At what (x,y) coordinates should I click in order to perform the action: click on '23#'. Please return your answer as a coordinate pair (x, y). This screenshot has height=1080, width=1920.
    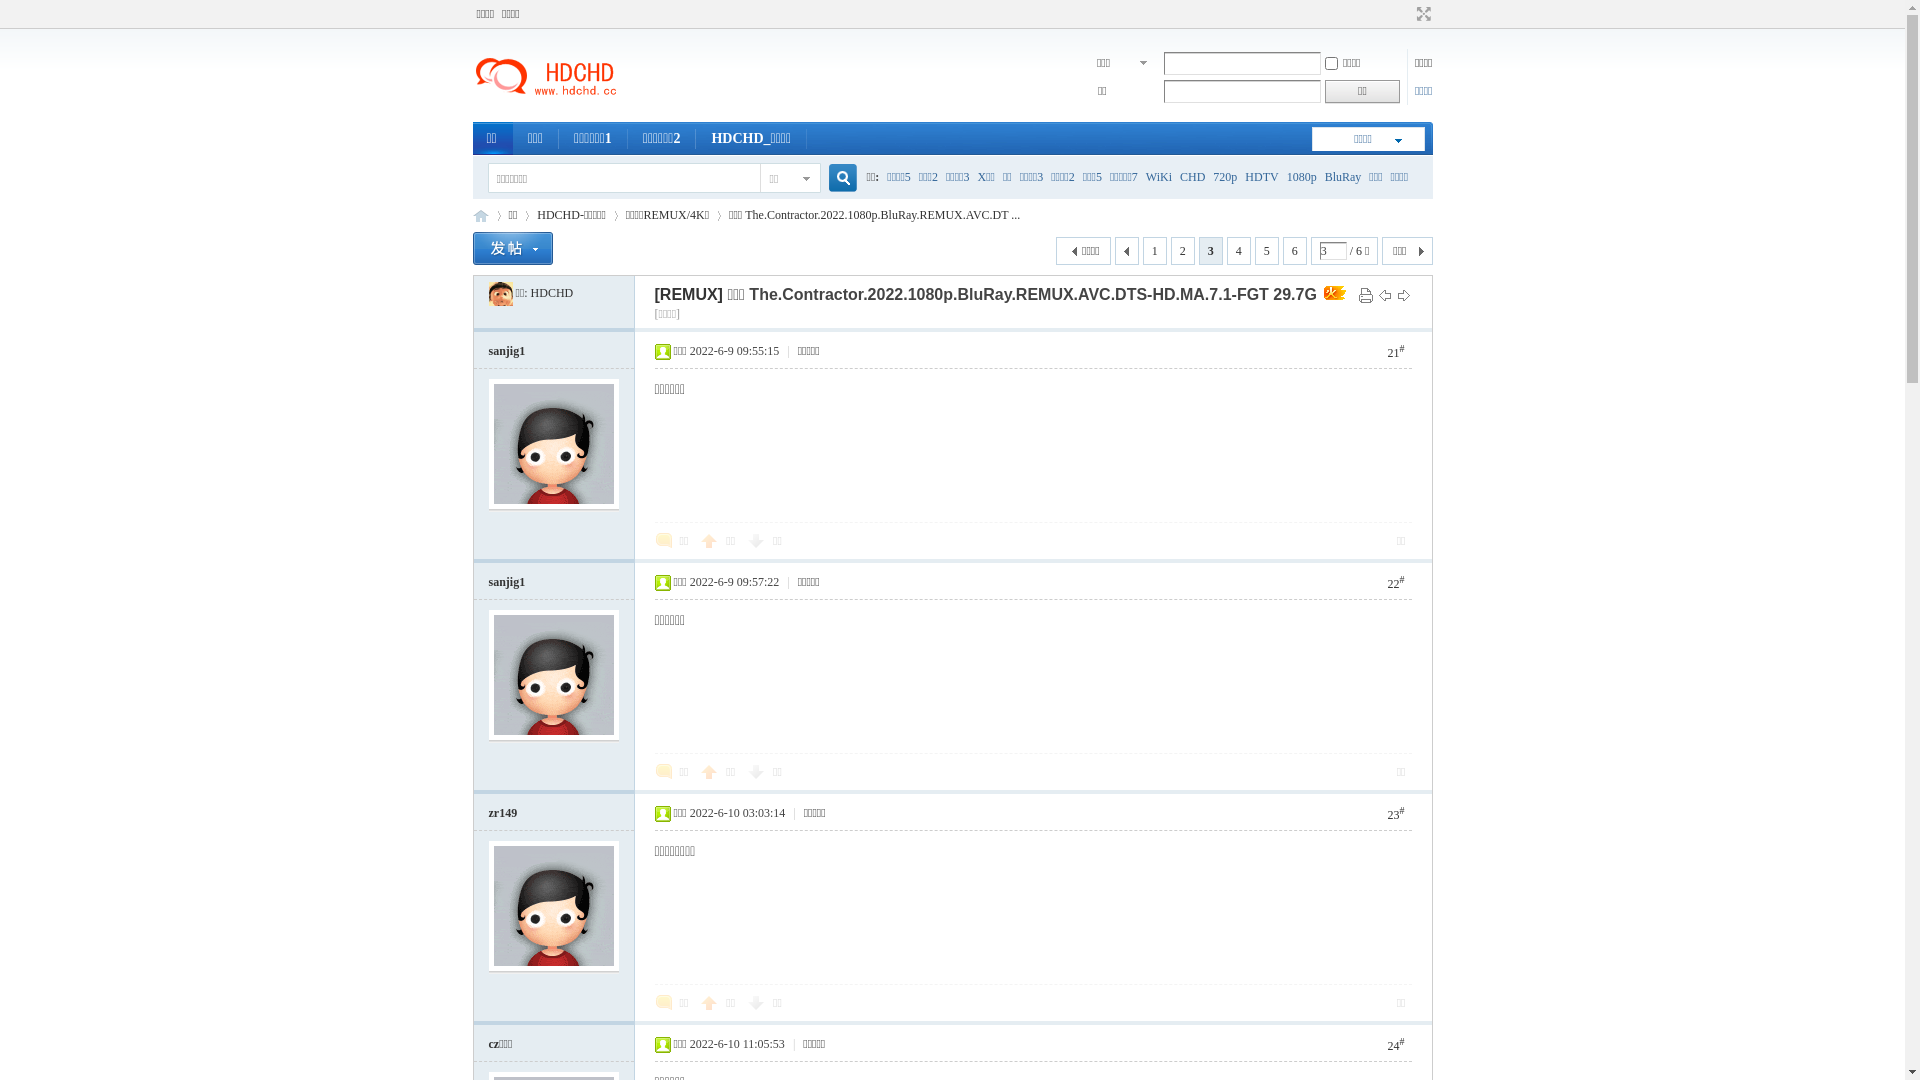
    Looking at the image, I should click on (1394, 813).